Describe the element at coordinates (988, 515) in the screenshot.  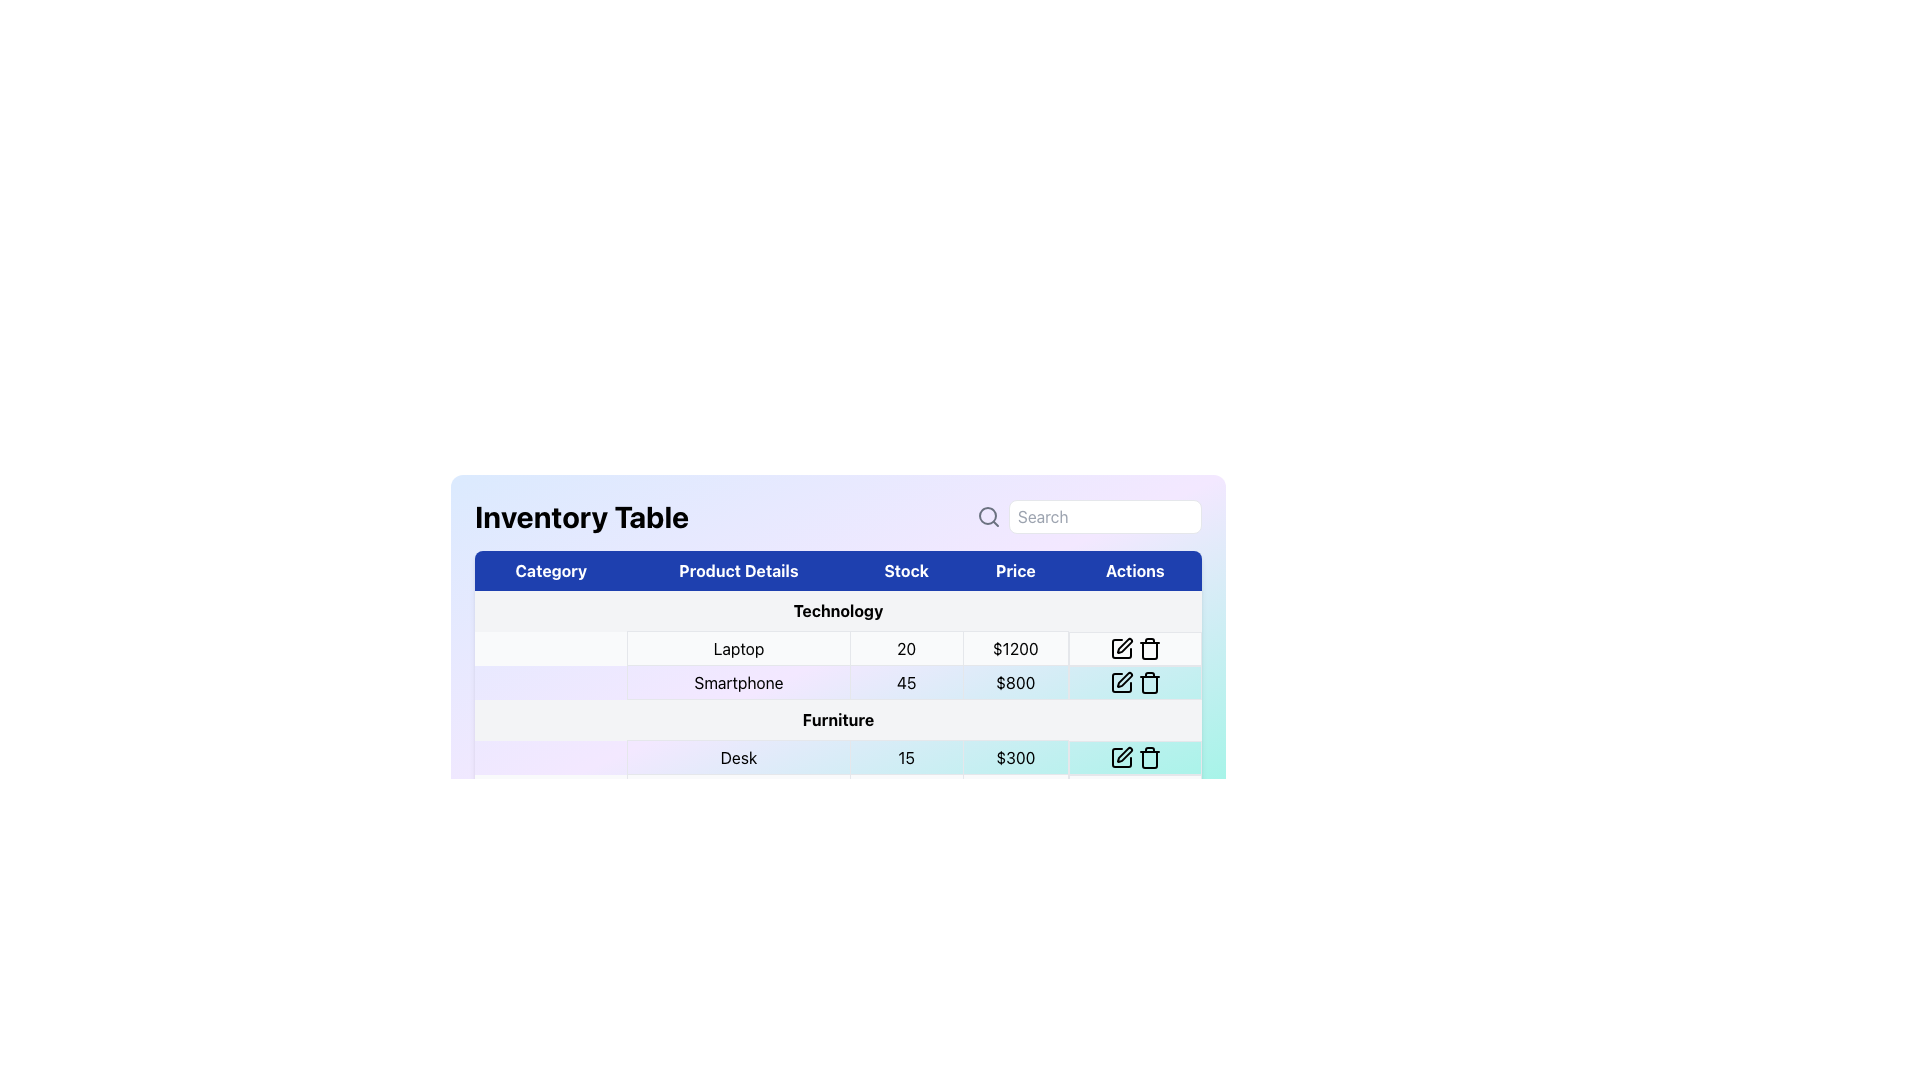
I see `the search icon located to the left of the 'Search' text input field in the header section above the 'Inventory Table'` at that location.